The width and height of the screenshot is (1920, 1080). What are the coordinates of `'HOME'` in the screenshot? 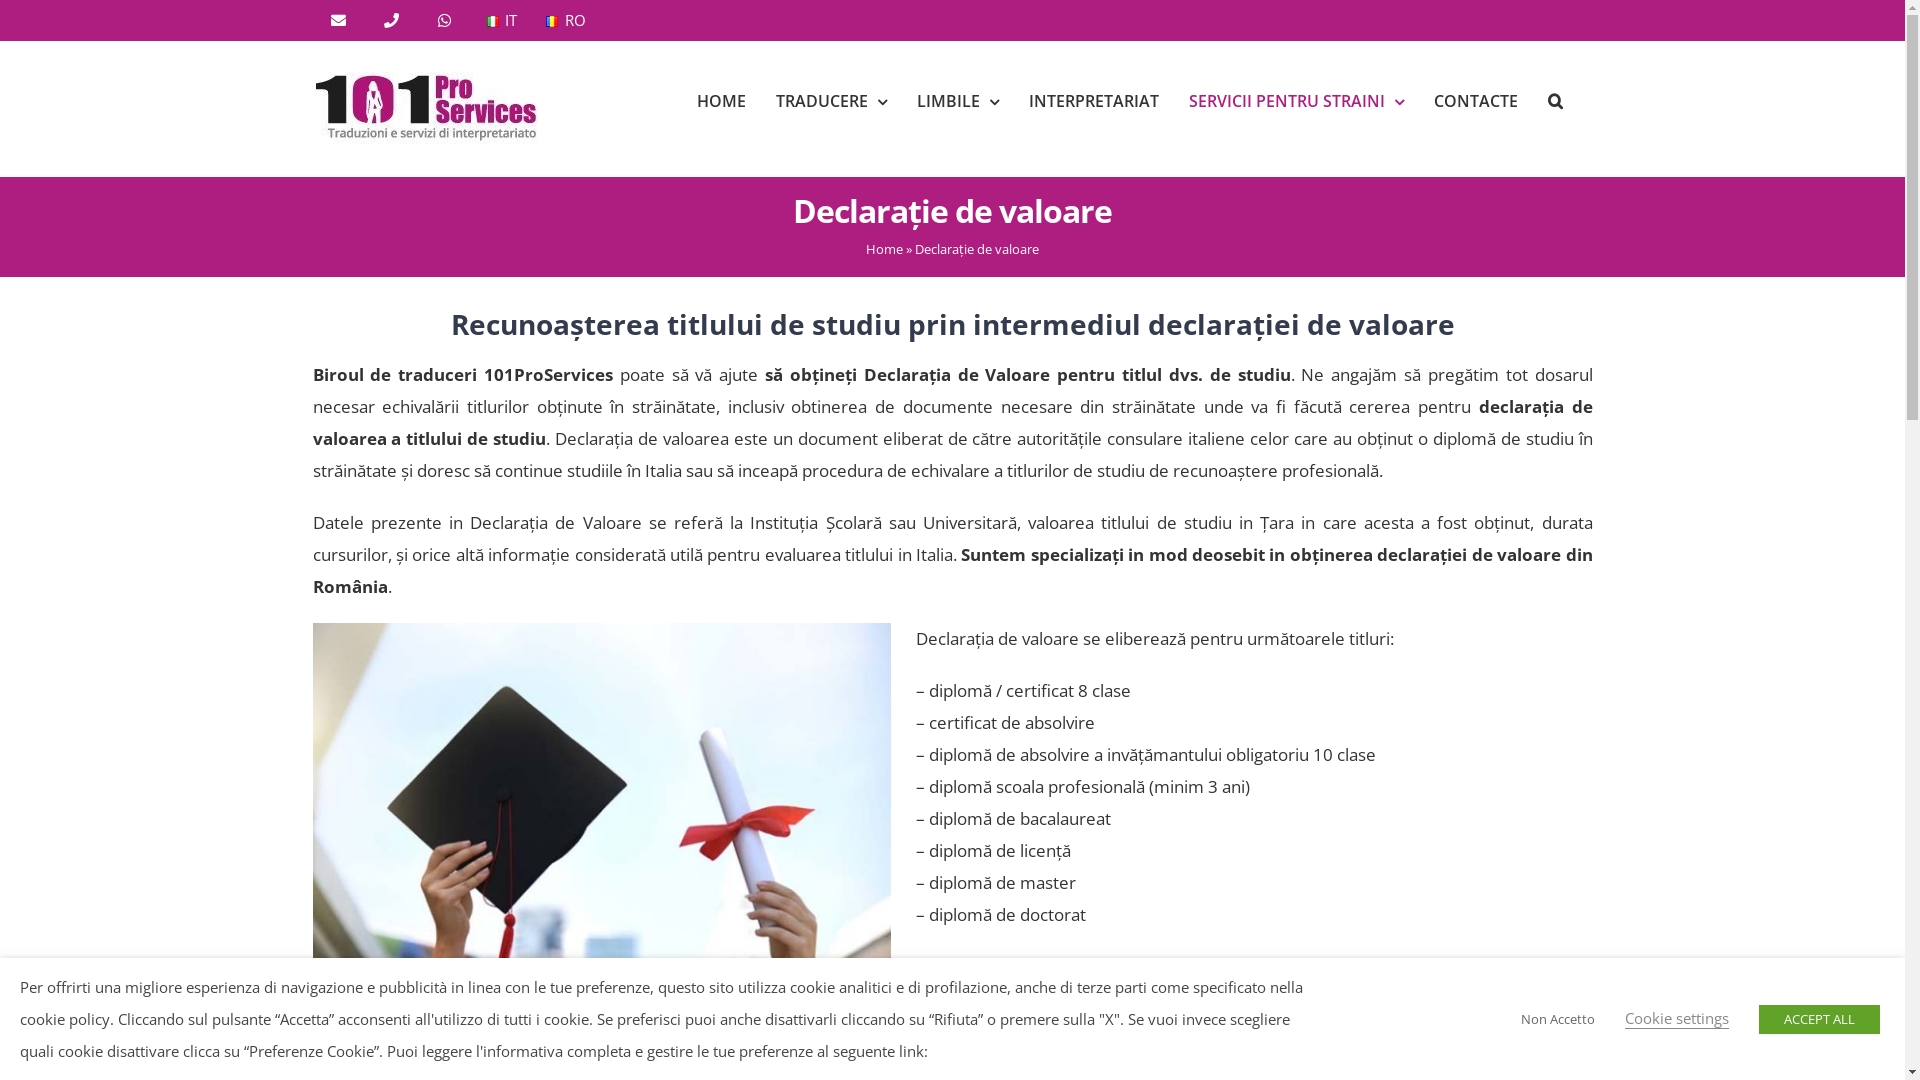 It's located at (720, 100).